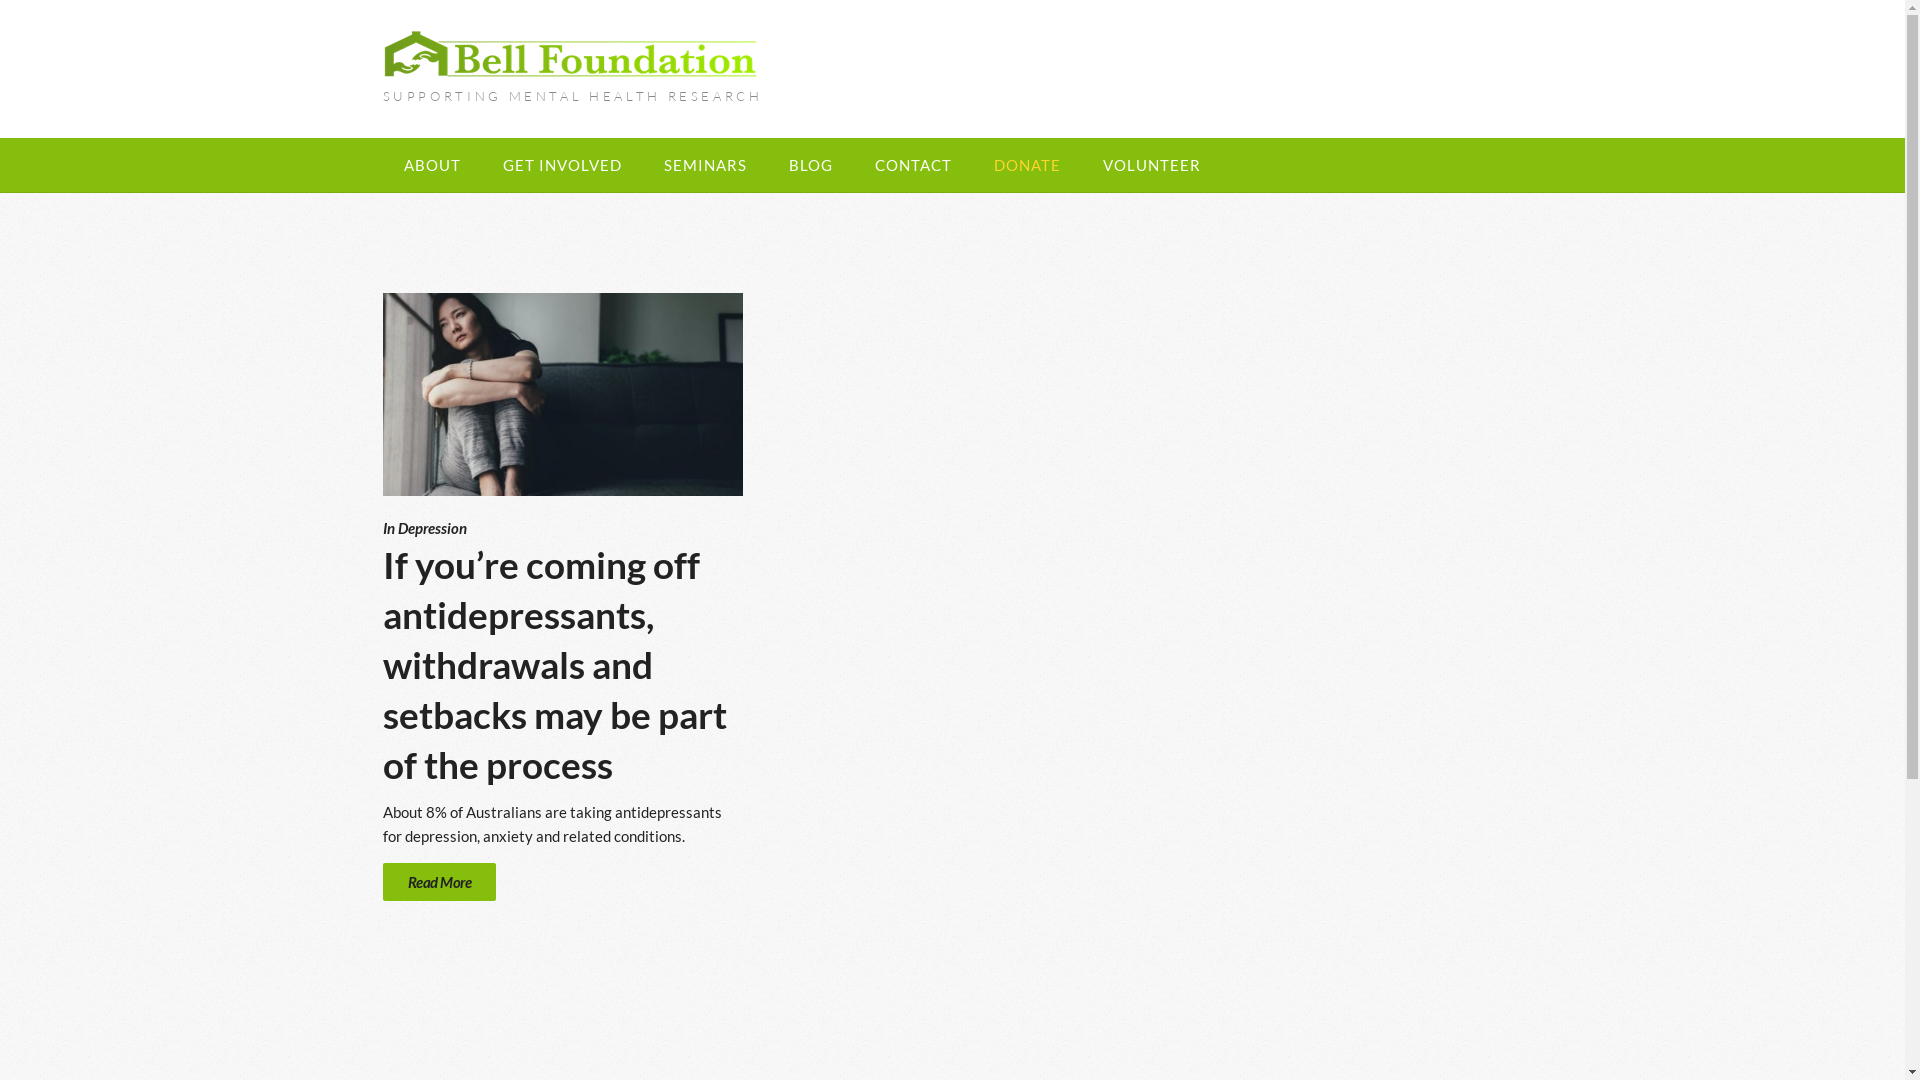 This screenshot has height=1080, width=1920. What do you see at coordinates (912, 164) in the screenshot?
I see `'CONTACT'` at bounding box center [912, 164].